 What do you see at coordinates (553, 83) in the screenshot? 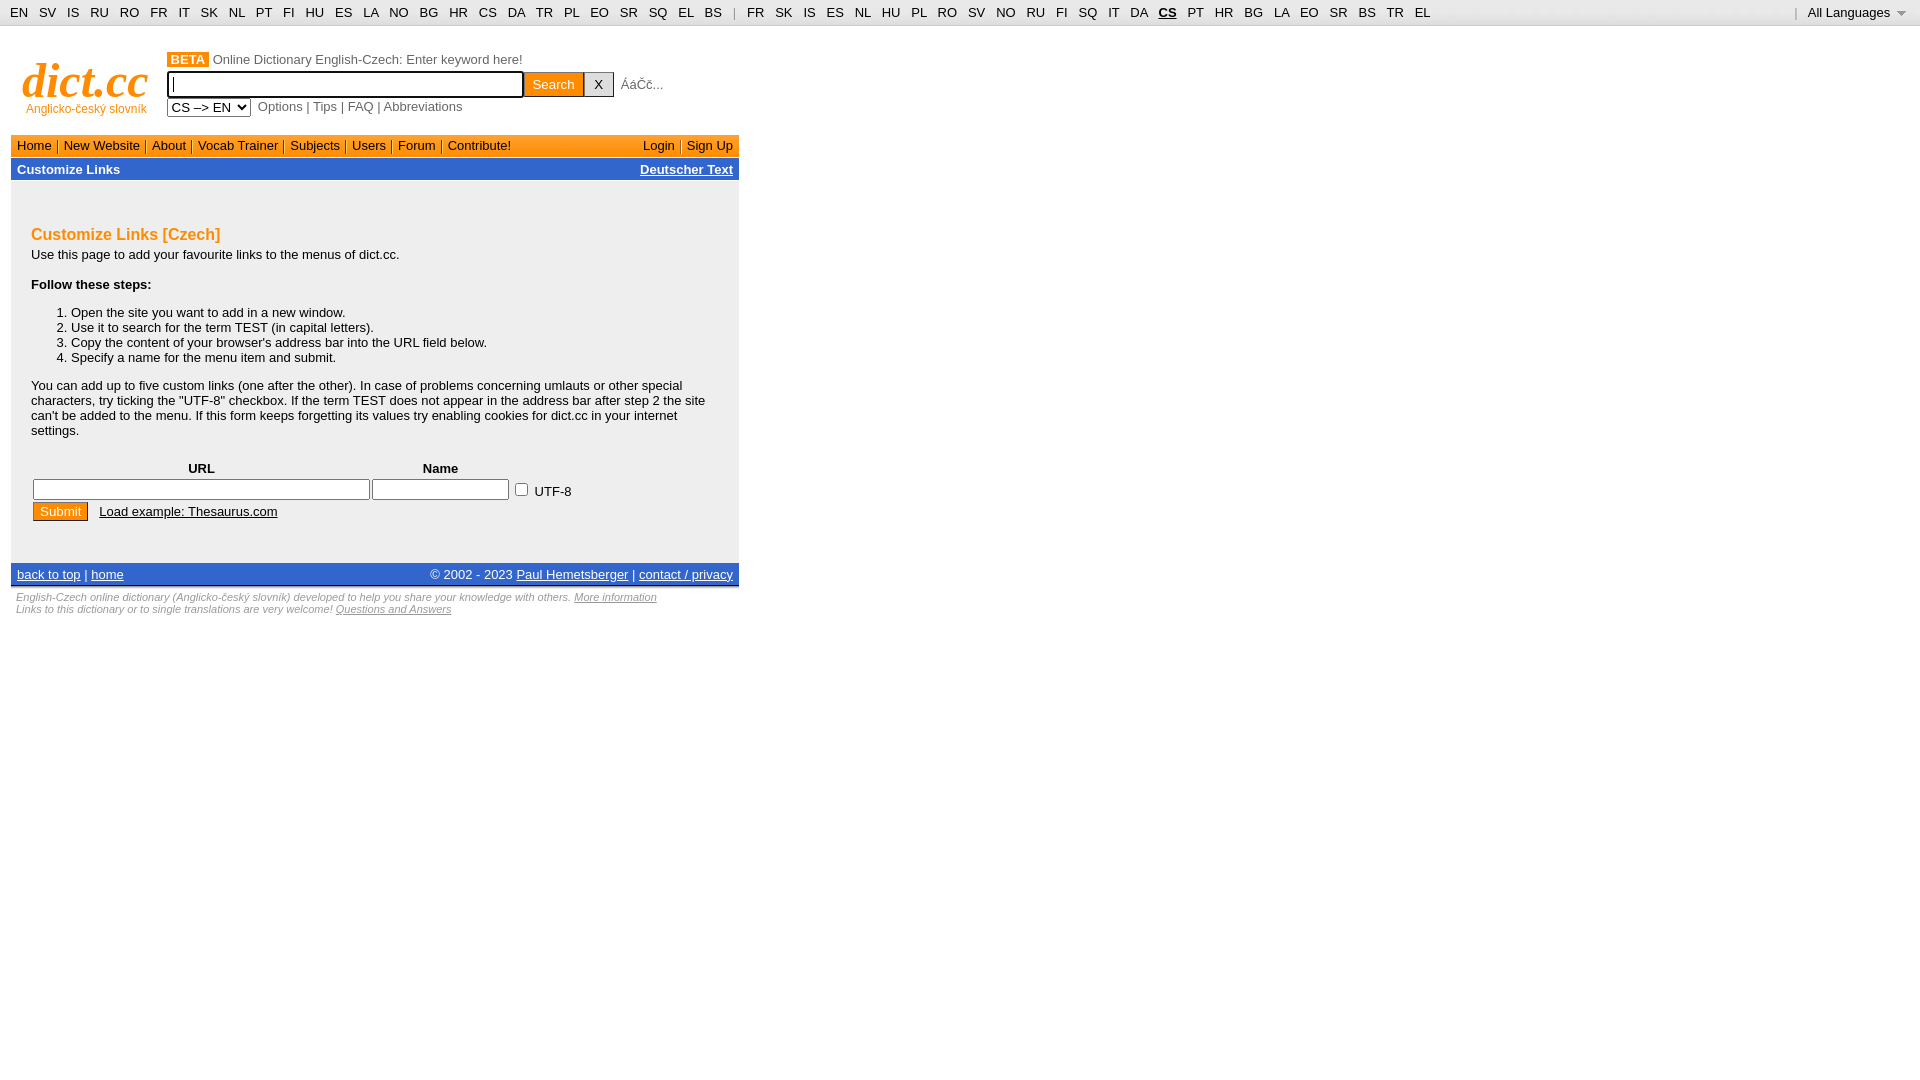
I see `'Search'` at bounding box center [553, 83].